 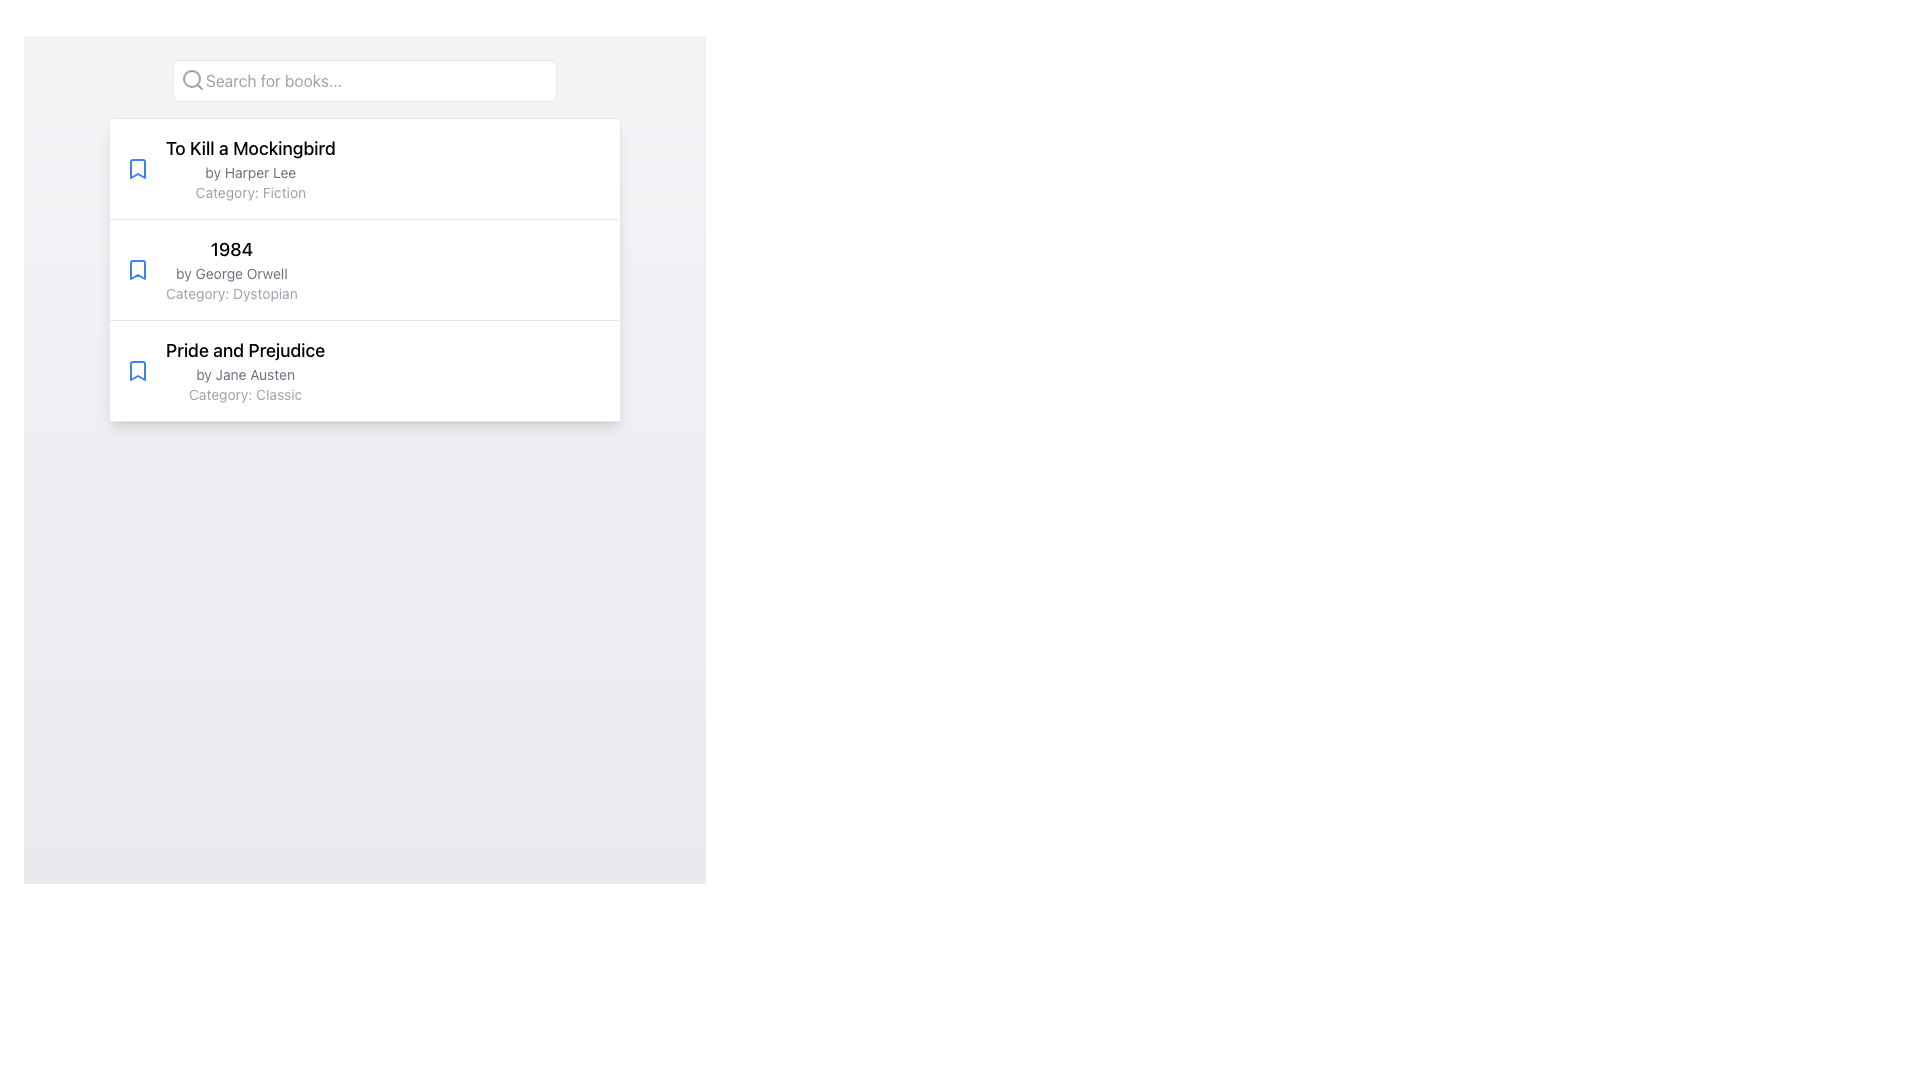 I want to click on information presented in the Text Content Group located within the white card, specifically the third entry detailing a book's title, author, and category, so click(x=244, y=370).